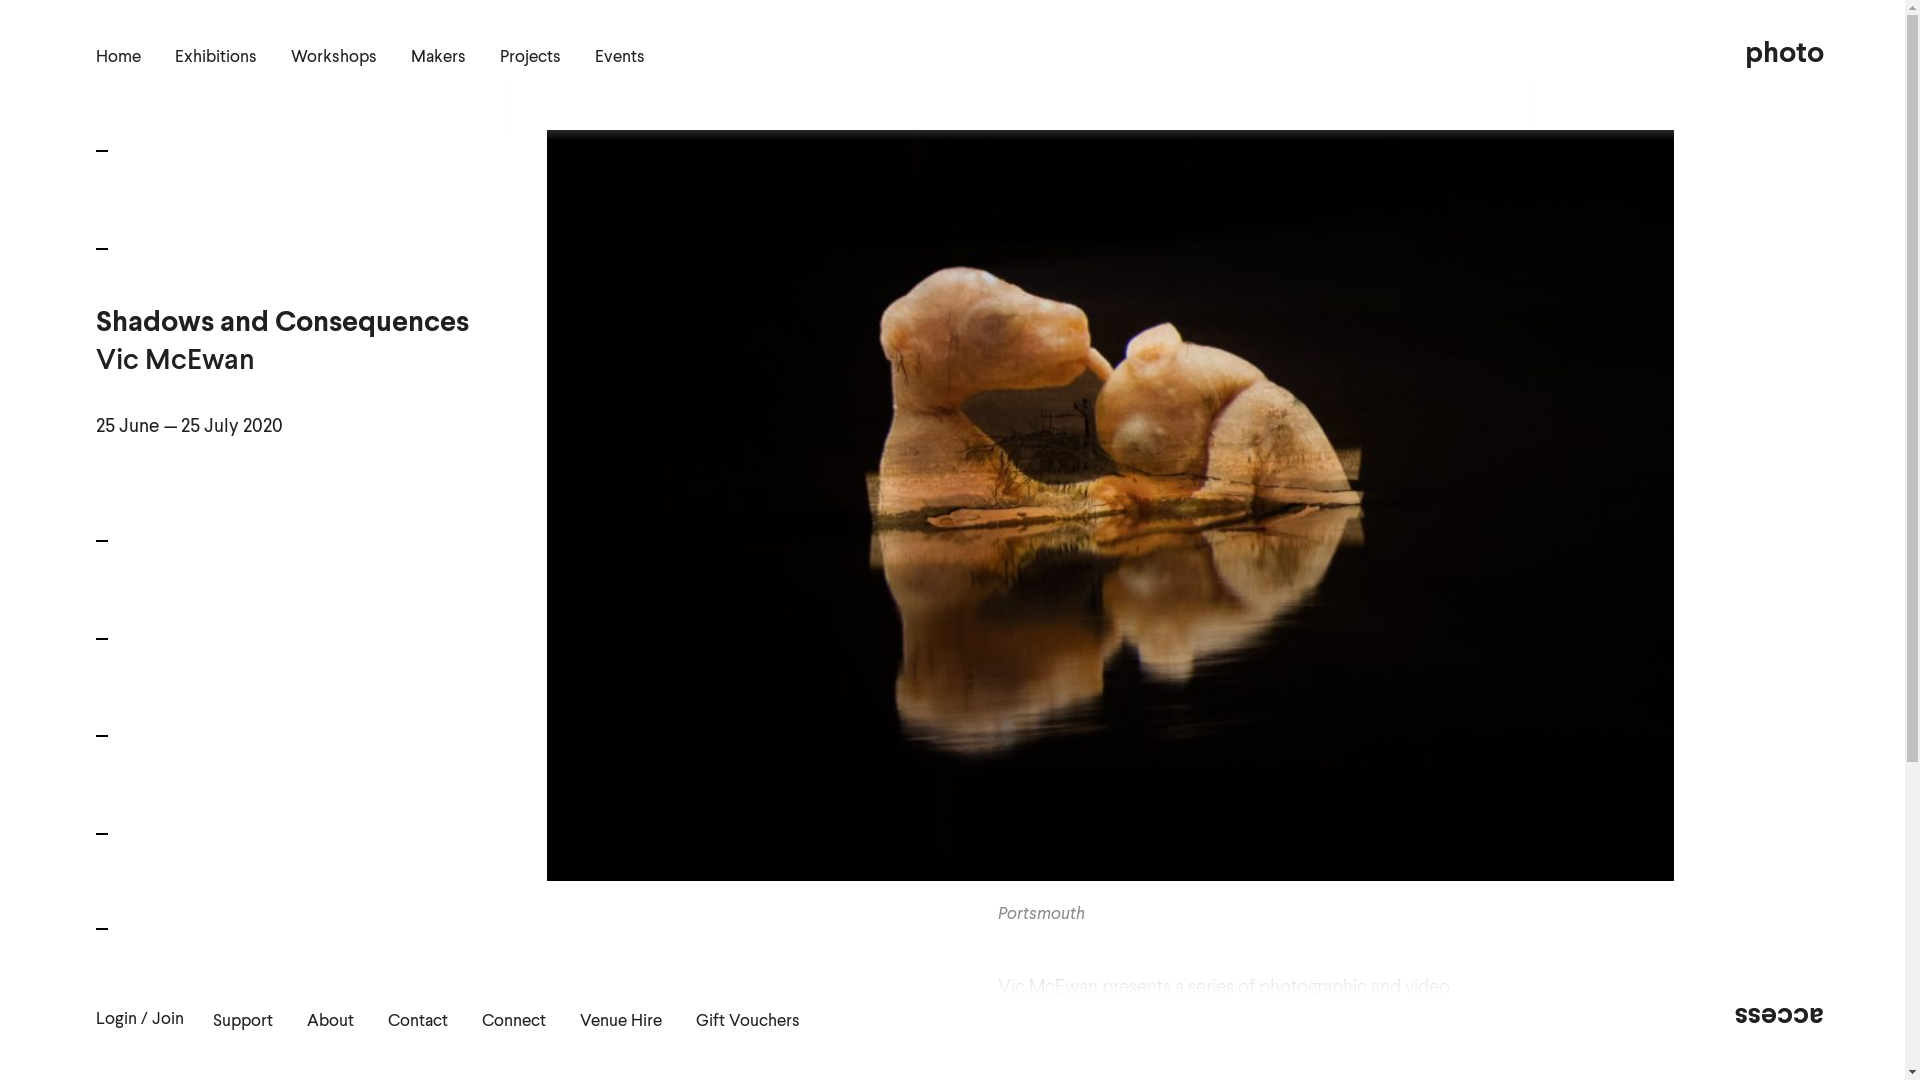 This screenshot has width=1920, height=1080. I want to click on 'About', so click(306, 1021).